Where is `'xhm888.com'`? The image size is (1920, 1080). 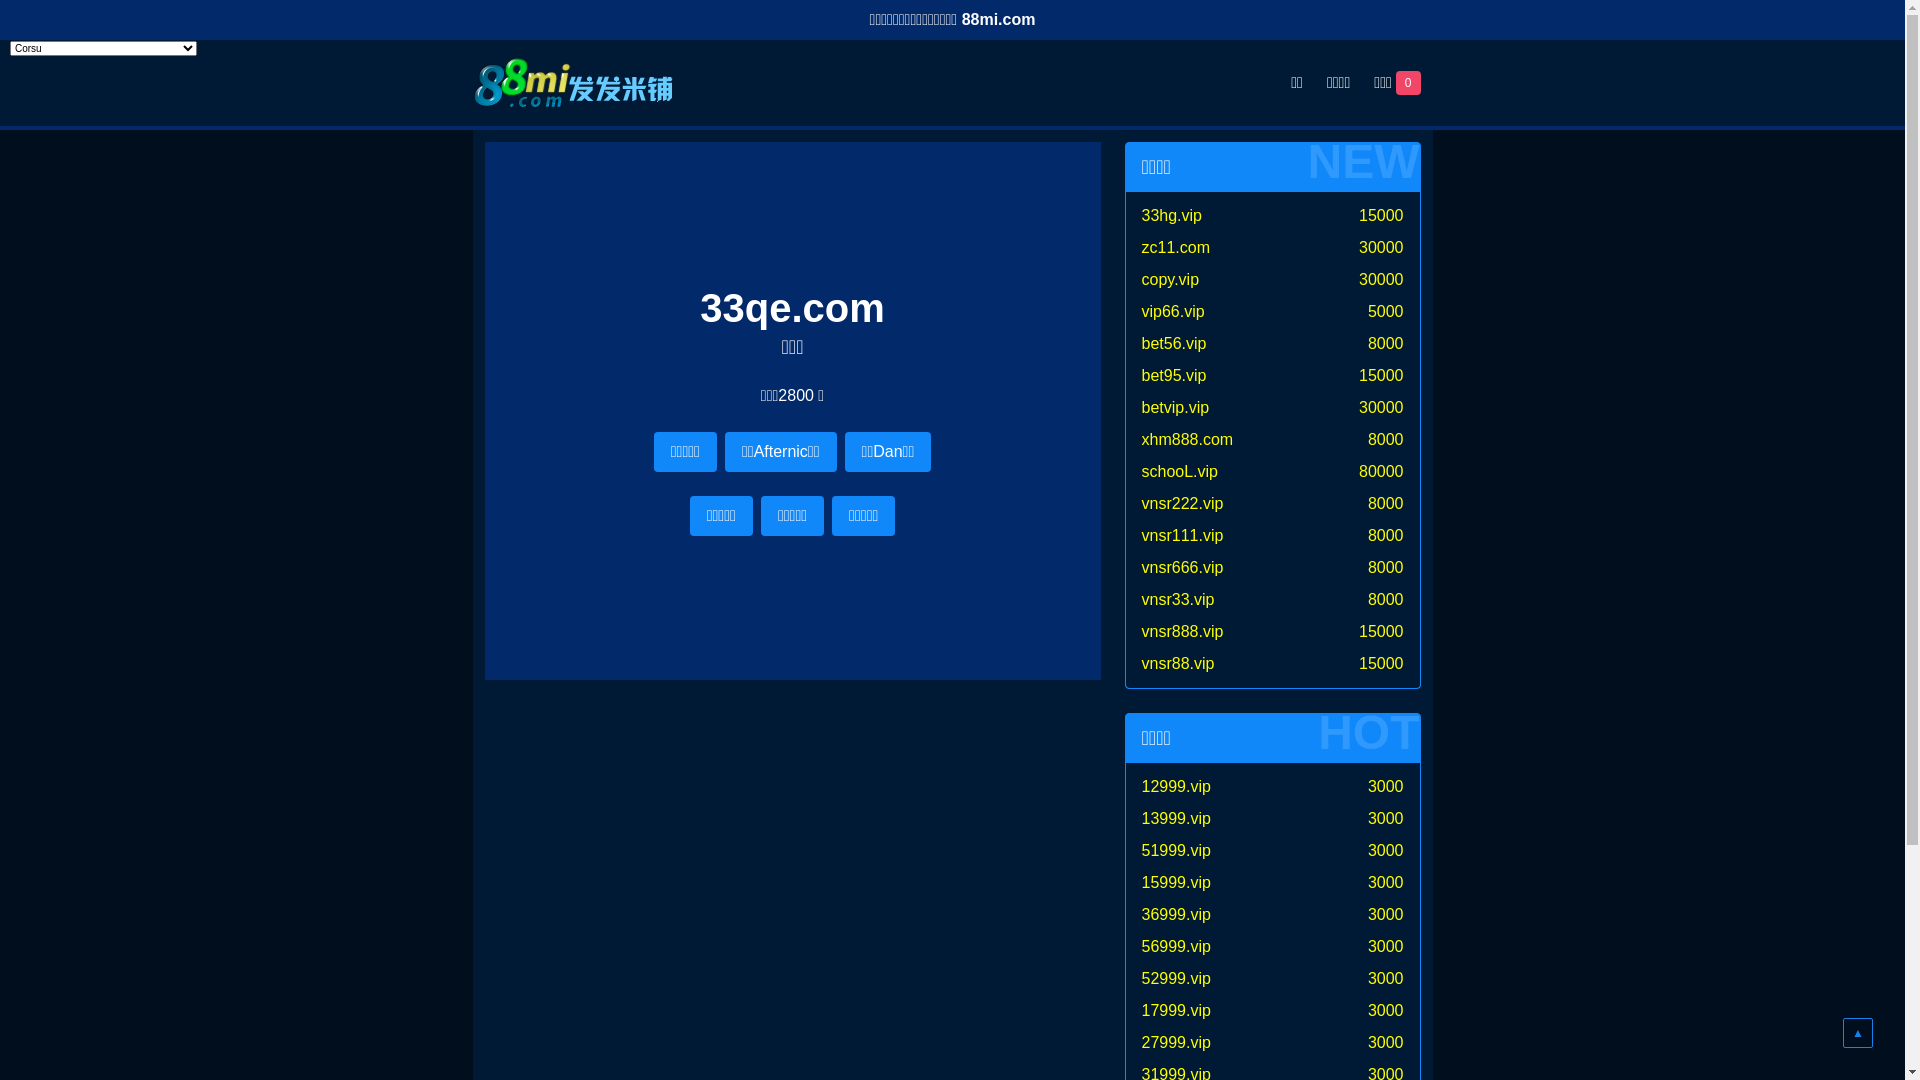
'xhm888.com' is located at coordinates (1188, 438).